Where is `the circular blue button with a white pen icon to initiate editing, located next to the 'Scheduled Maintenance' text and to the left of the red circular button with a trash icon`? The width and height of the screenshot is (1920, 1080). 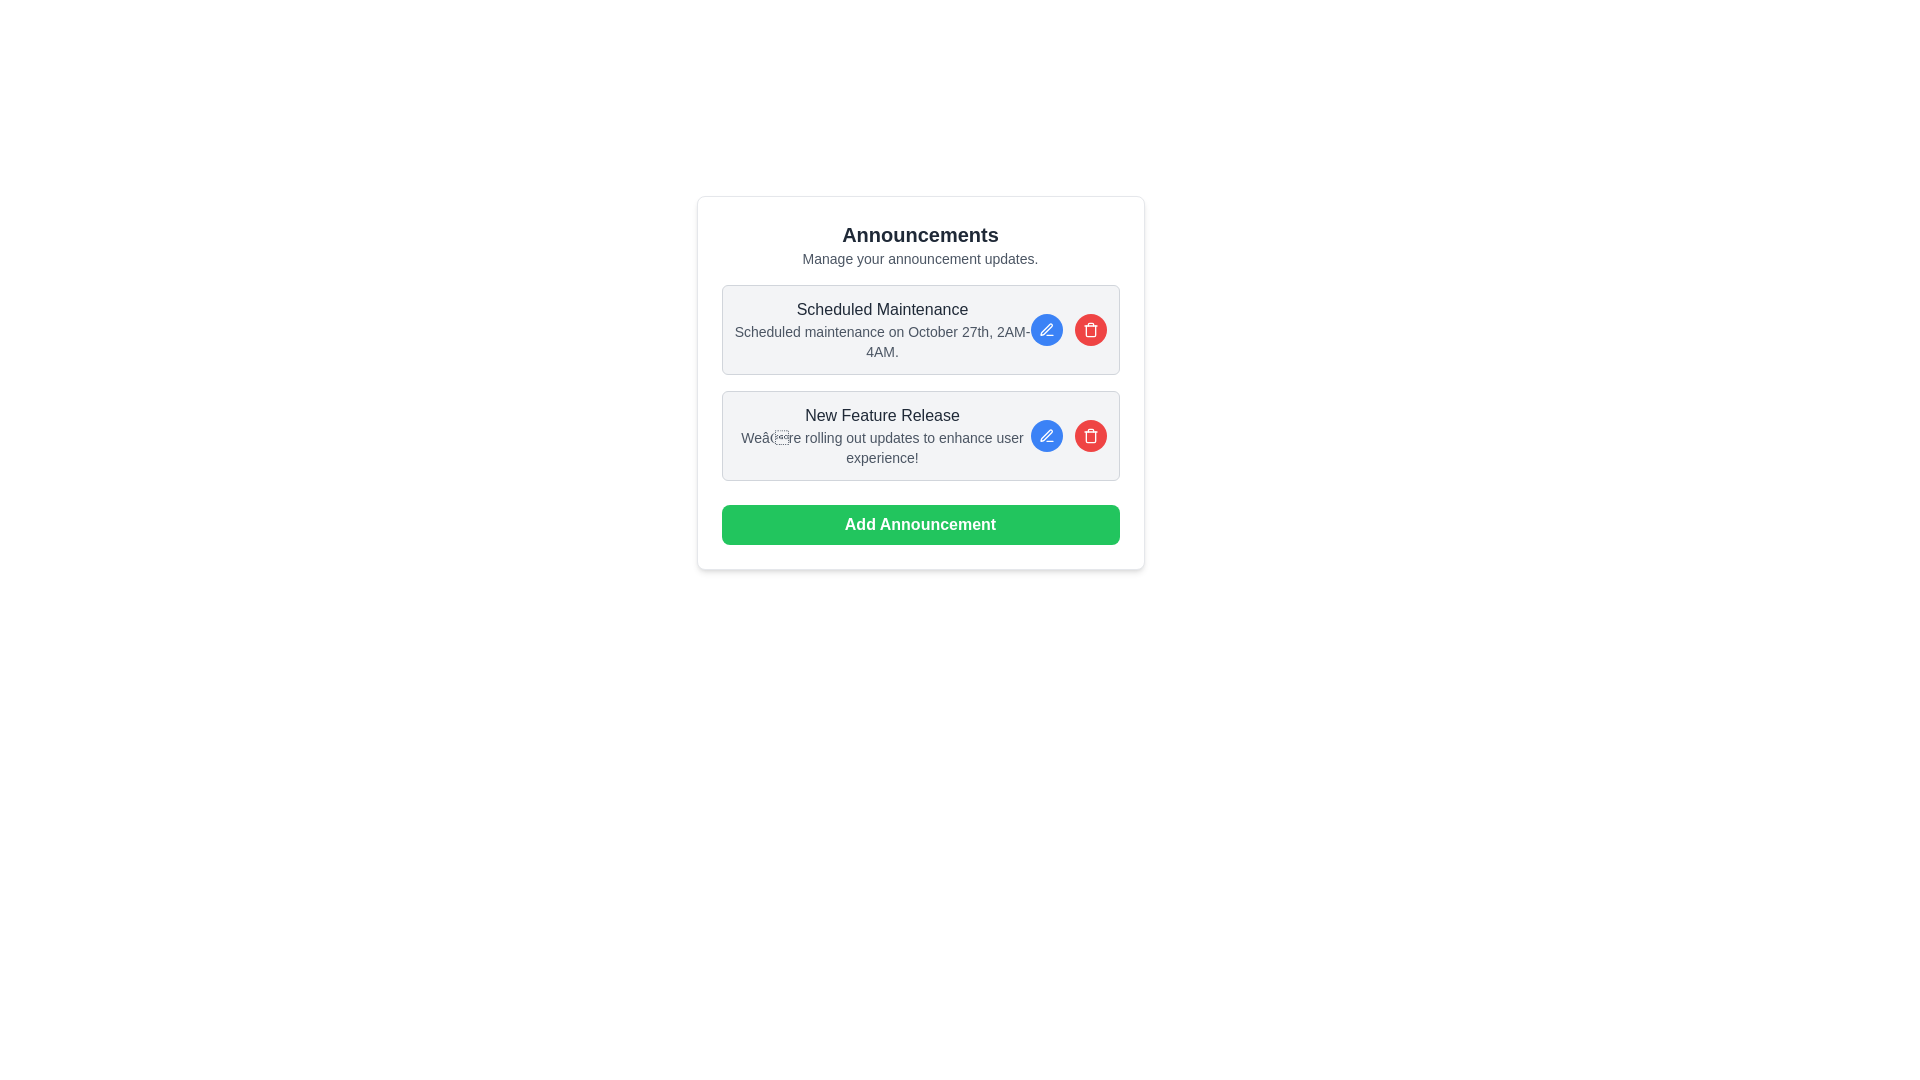
the circular blue button with a white pen icon to initiate editing, located next to the 'Scheduled Maintenance' text and to the left of the red circular button with a trash icon is located at coordinates (1045, 329).